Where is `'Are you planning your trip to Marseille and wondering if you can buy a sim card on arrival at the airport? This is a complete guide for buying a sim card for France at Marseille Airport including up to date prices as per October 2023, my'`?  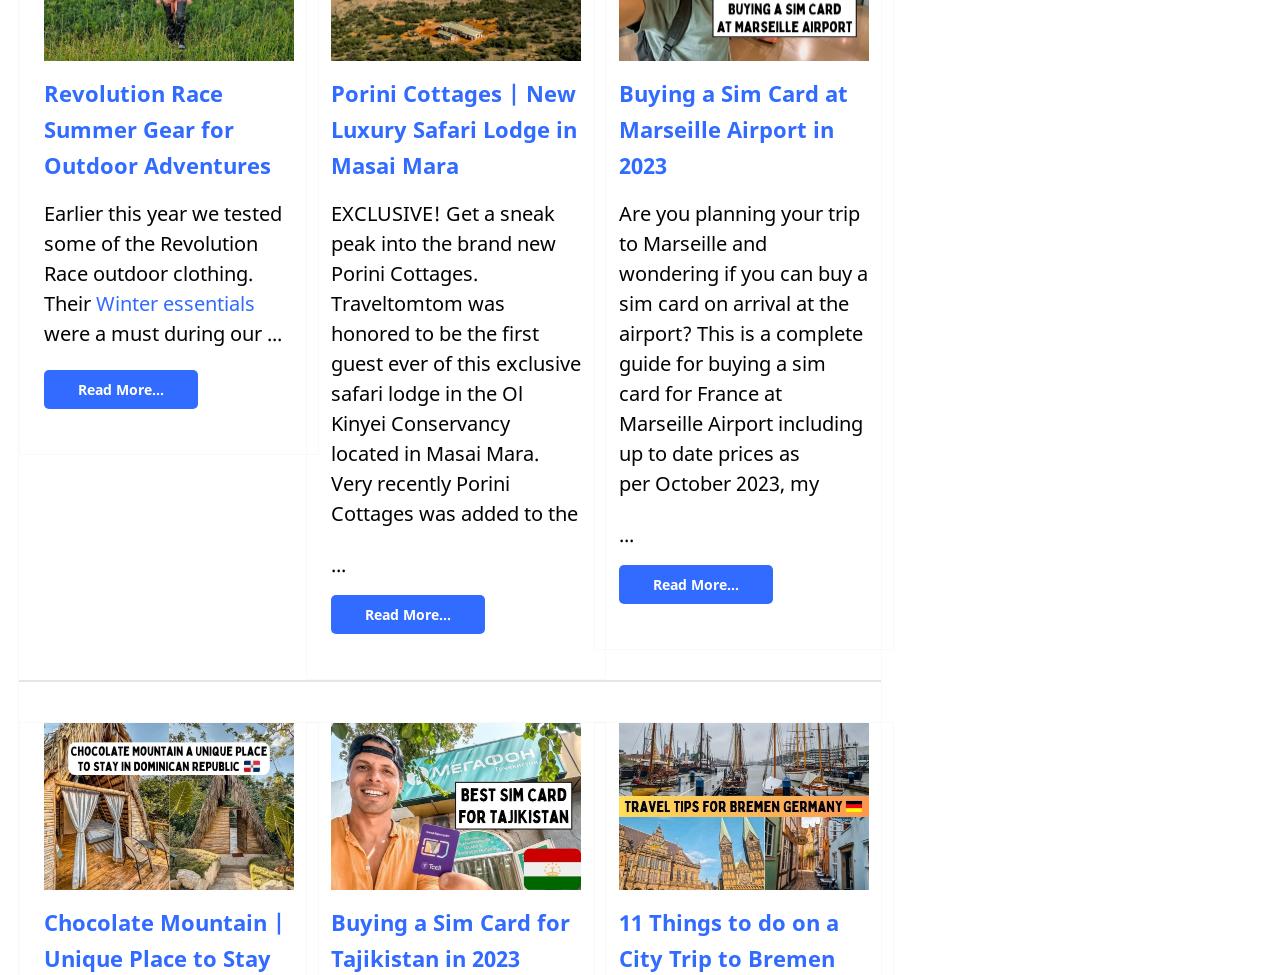 'Are you planning your trip to Marseille and wondering if you can buy a sim card on arrival at the airport? This is a complete guide for buying a sim card for France at Marseille Airport including up to date prices as per October 2023, my' is located at coordinates (617, 347).